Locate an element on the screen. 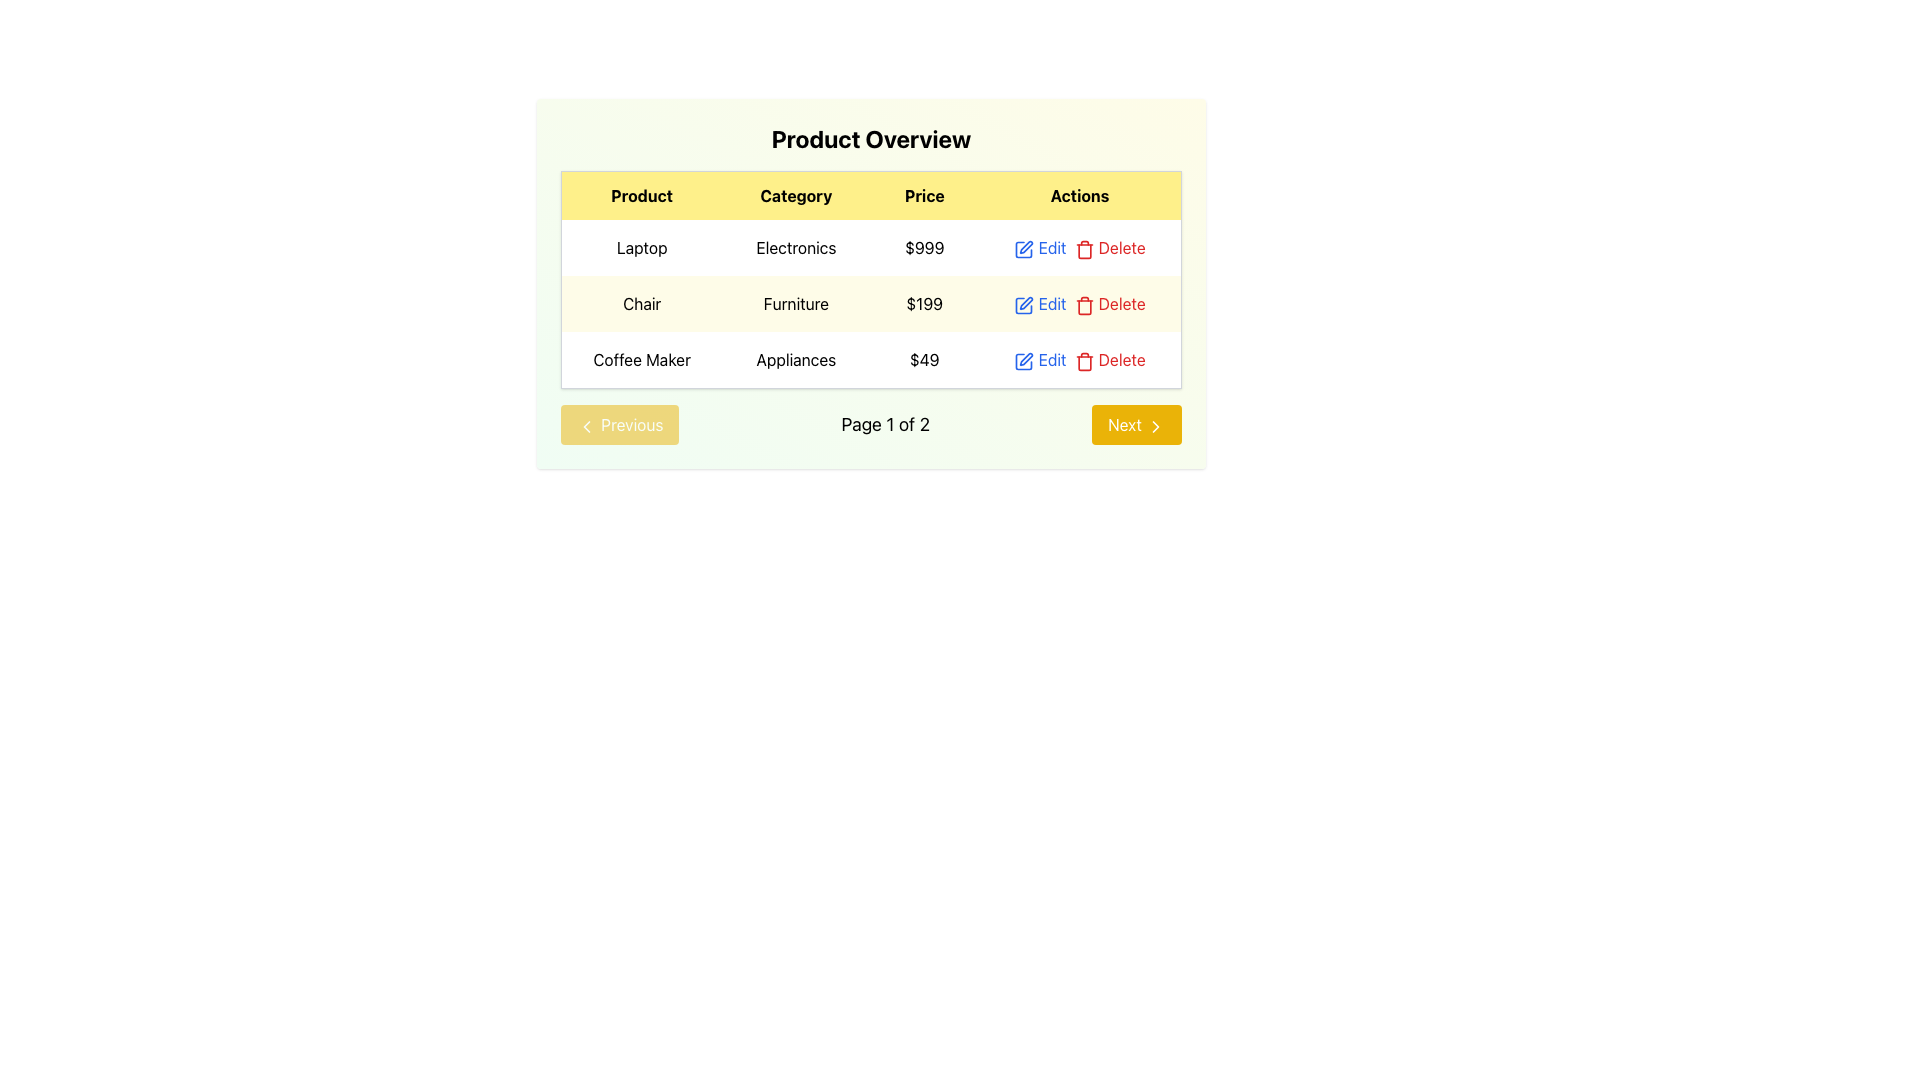  the edit button located in the 'Actions' column of the first row of the table to initiate editing of the associated row's data is located at coordinates (1040, 246).